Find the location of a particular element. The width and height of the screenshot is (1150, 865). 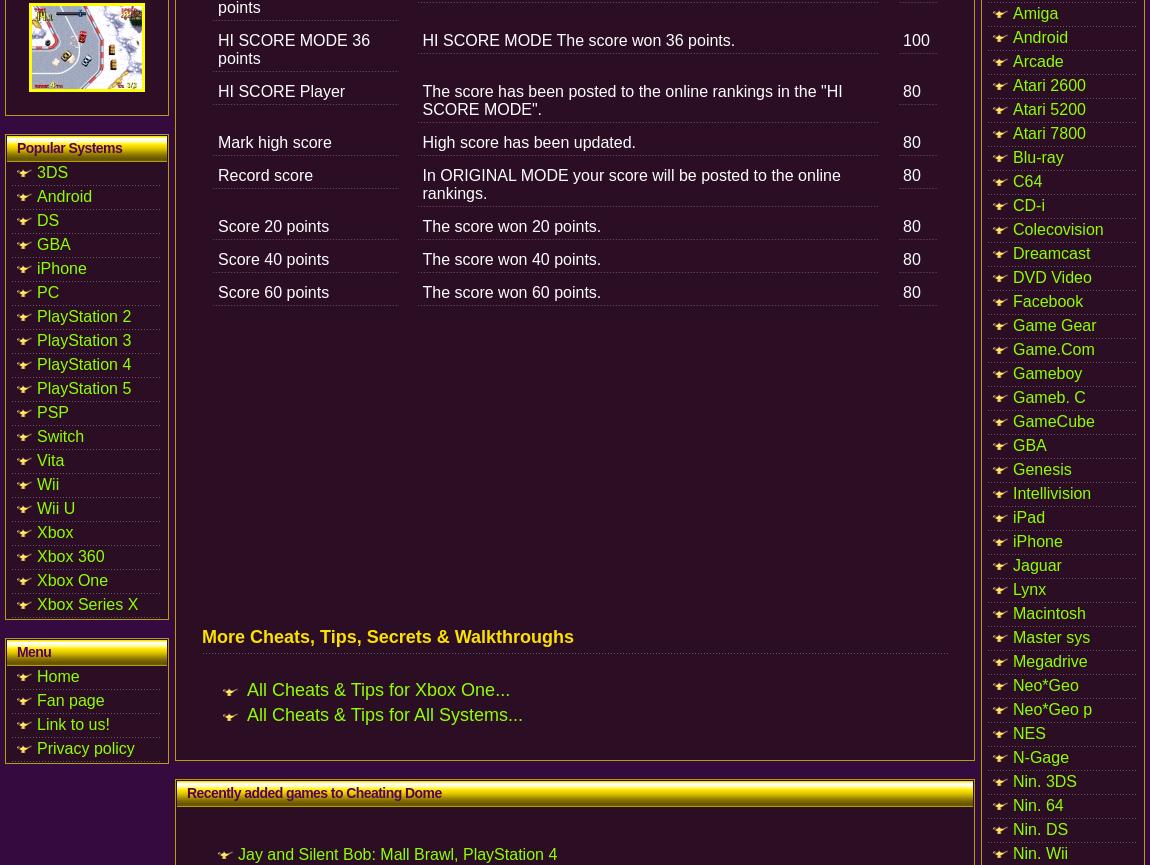

'Atari 7800' is located at coordinates (1013, 133).